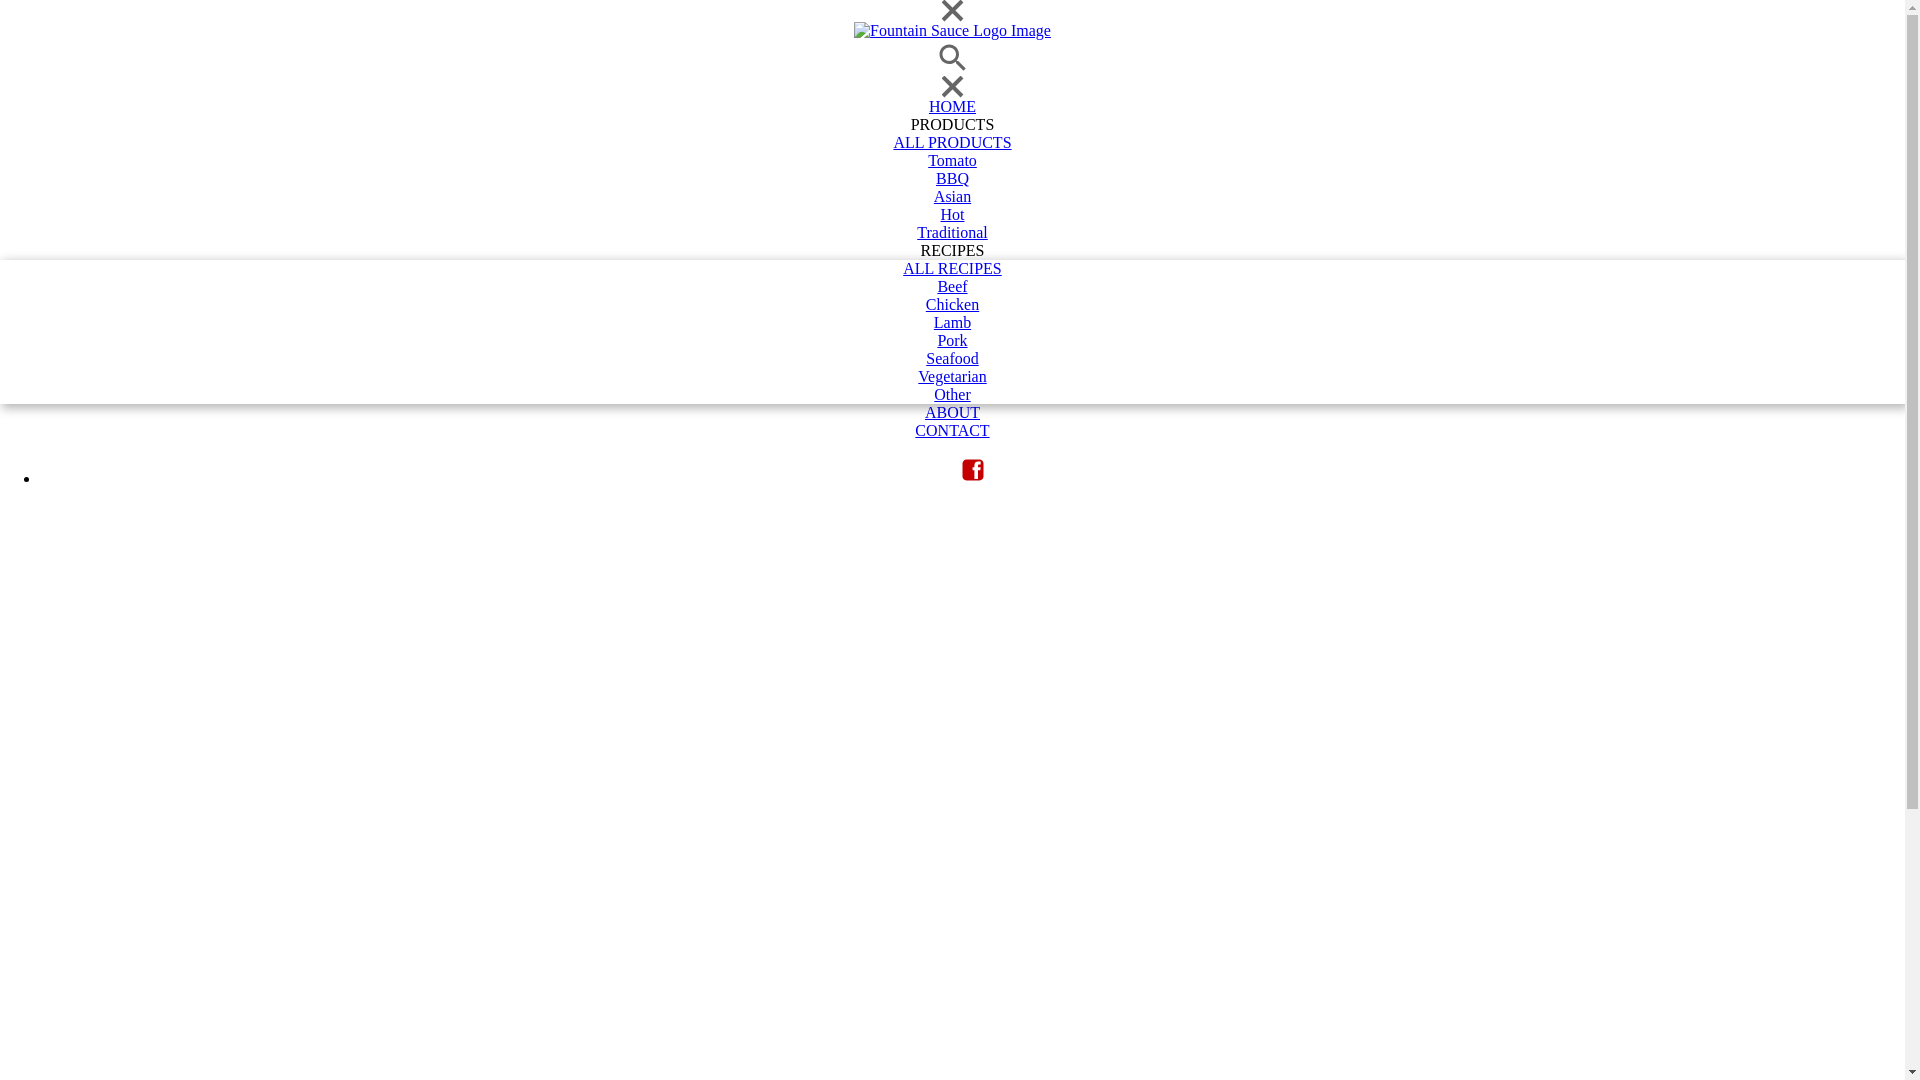  What do you see at coordinates (951, 339) in the screenshot?
I see `'Pork'` at bounding box center [951, 339].